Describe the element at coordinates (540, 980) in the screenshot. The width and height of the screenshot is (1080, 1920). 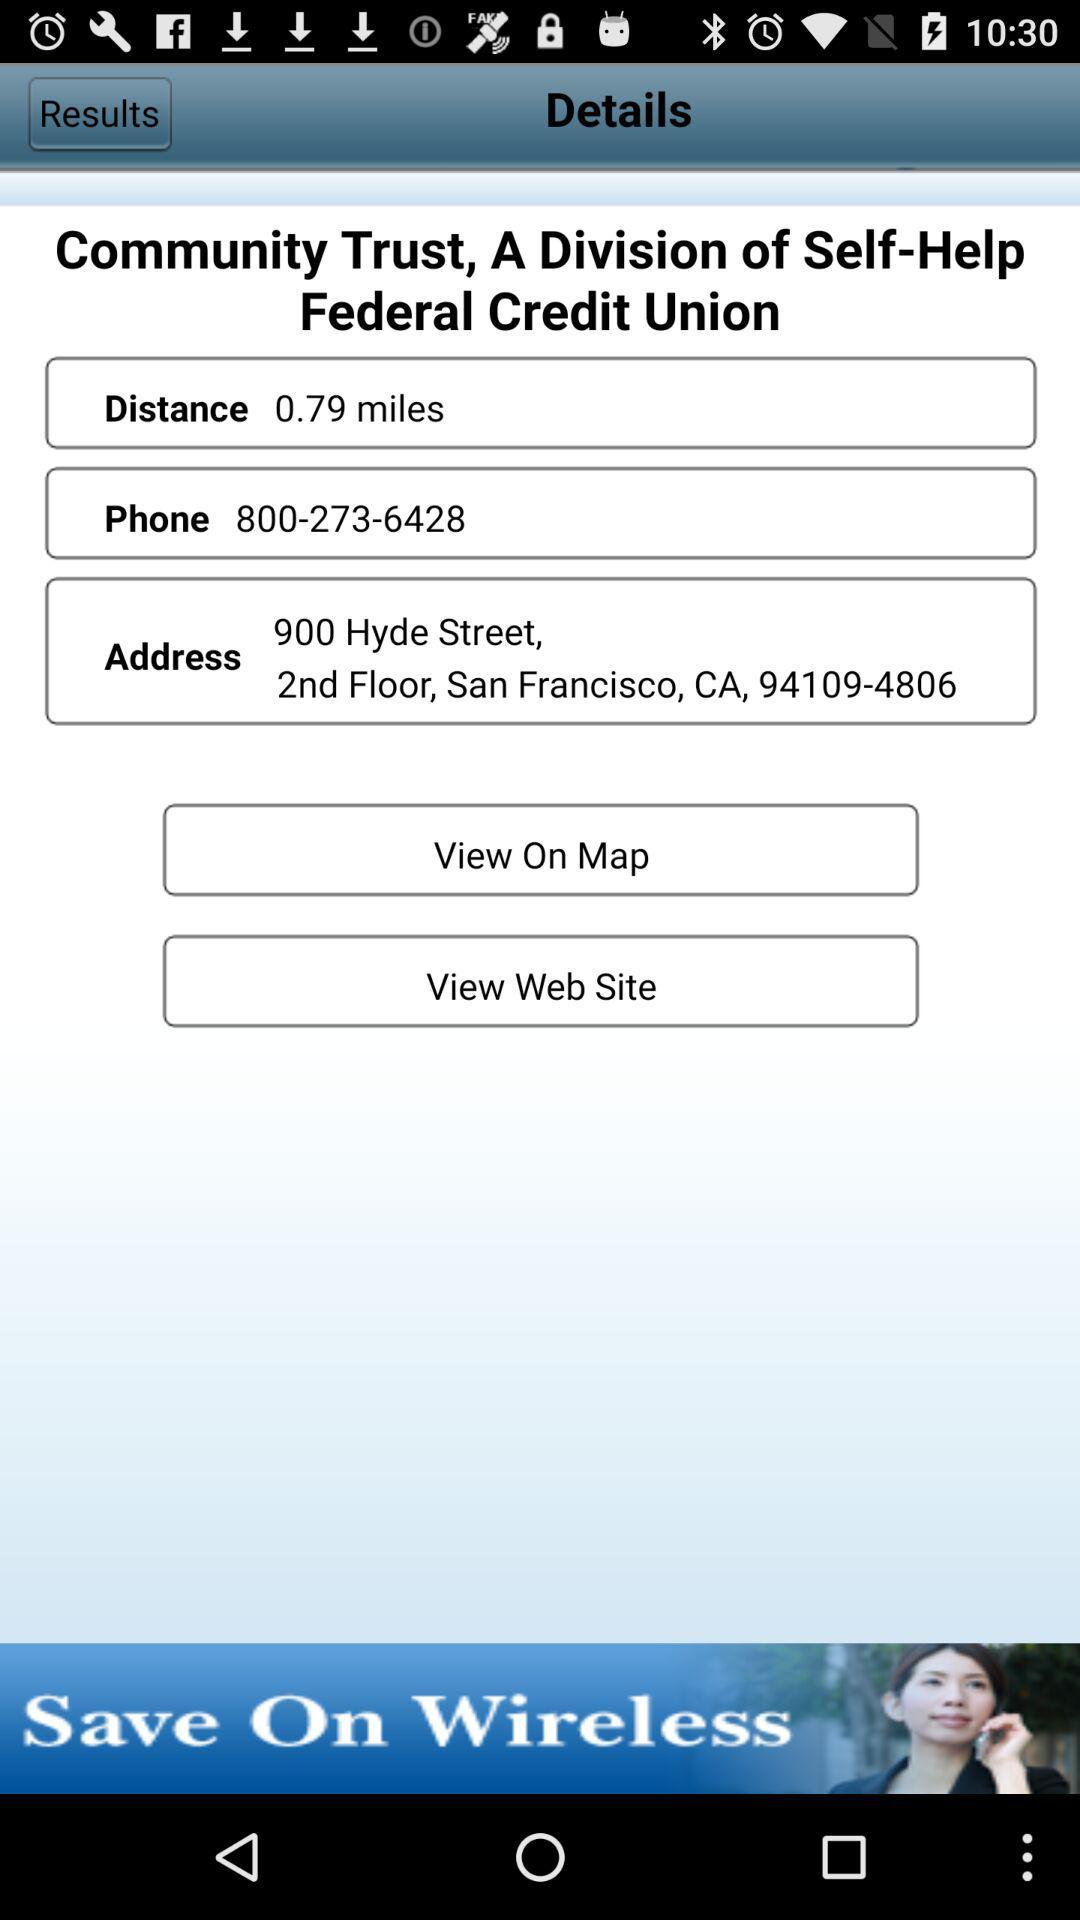
I see `the view web site` at that location.